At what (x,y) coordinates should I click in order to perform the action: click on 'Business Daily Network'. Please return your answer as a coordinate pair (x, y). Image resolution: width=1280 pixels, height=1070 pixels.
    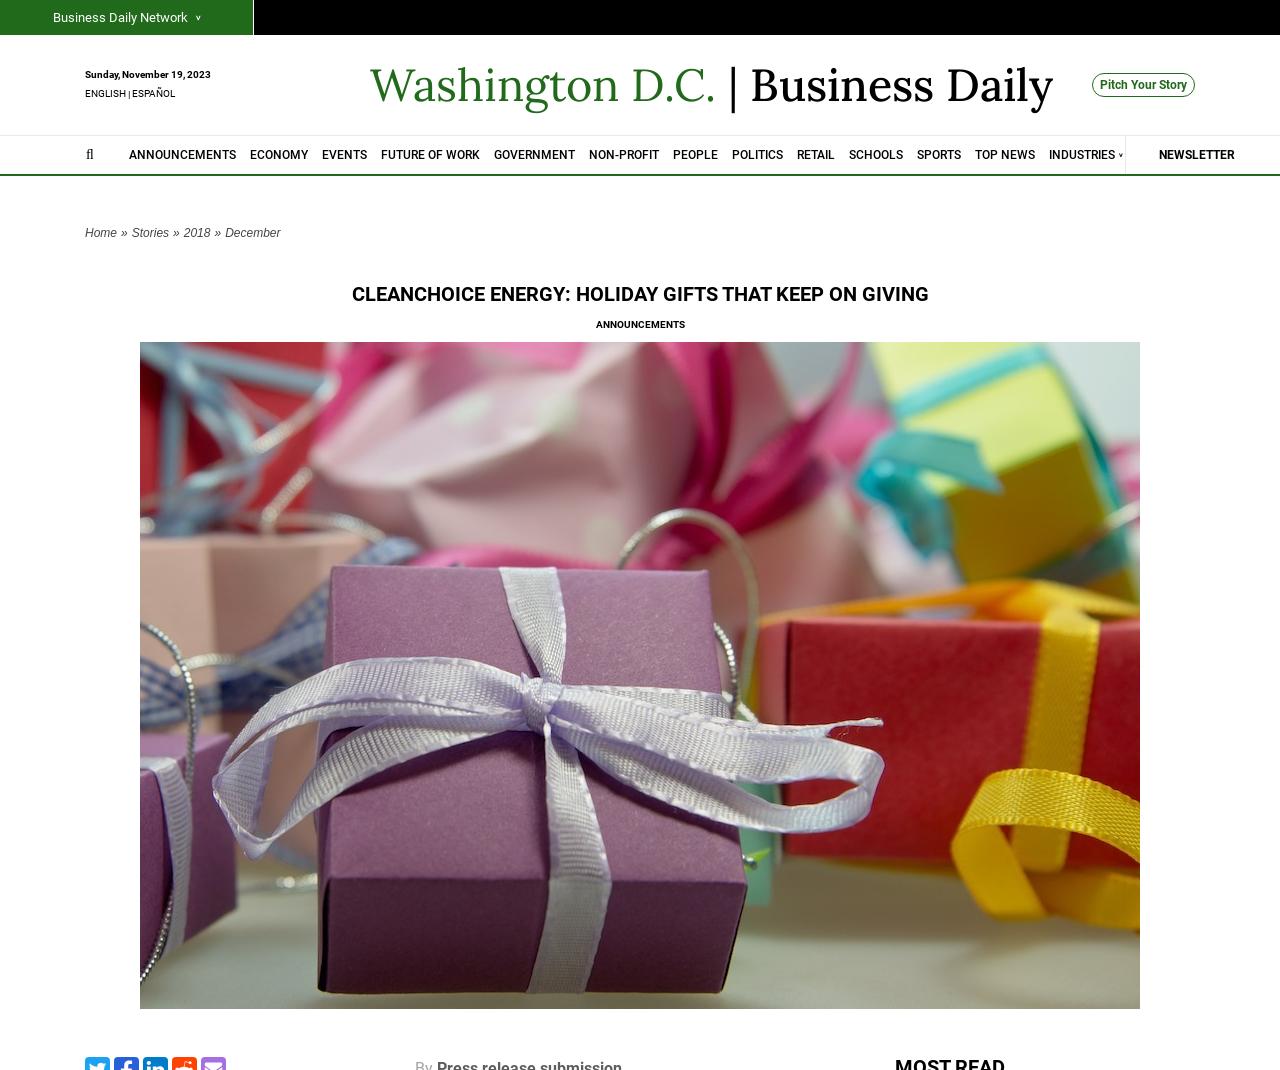
    Looking at the image, I should click on (118, 16).